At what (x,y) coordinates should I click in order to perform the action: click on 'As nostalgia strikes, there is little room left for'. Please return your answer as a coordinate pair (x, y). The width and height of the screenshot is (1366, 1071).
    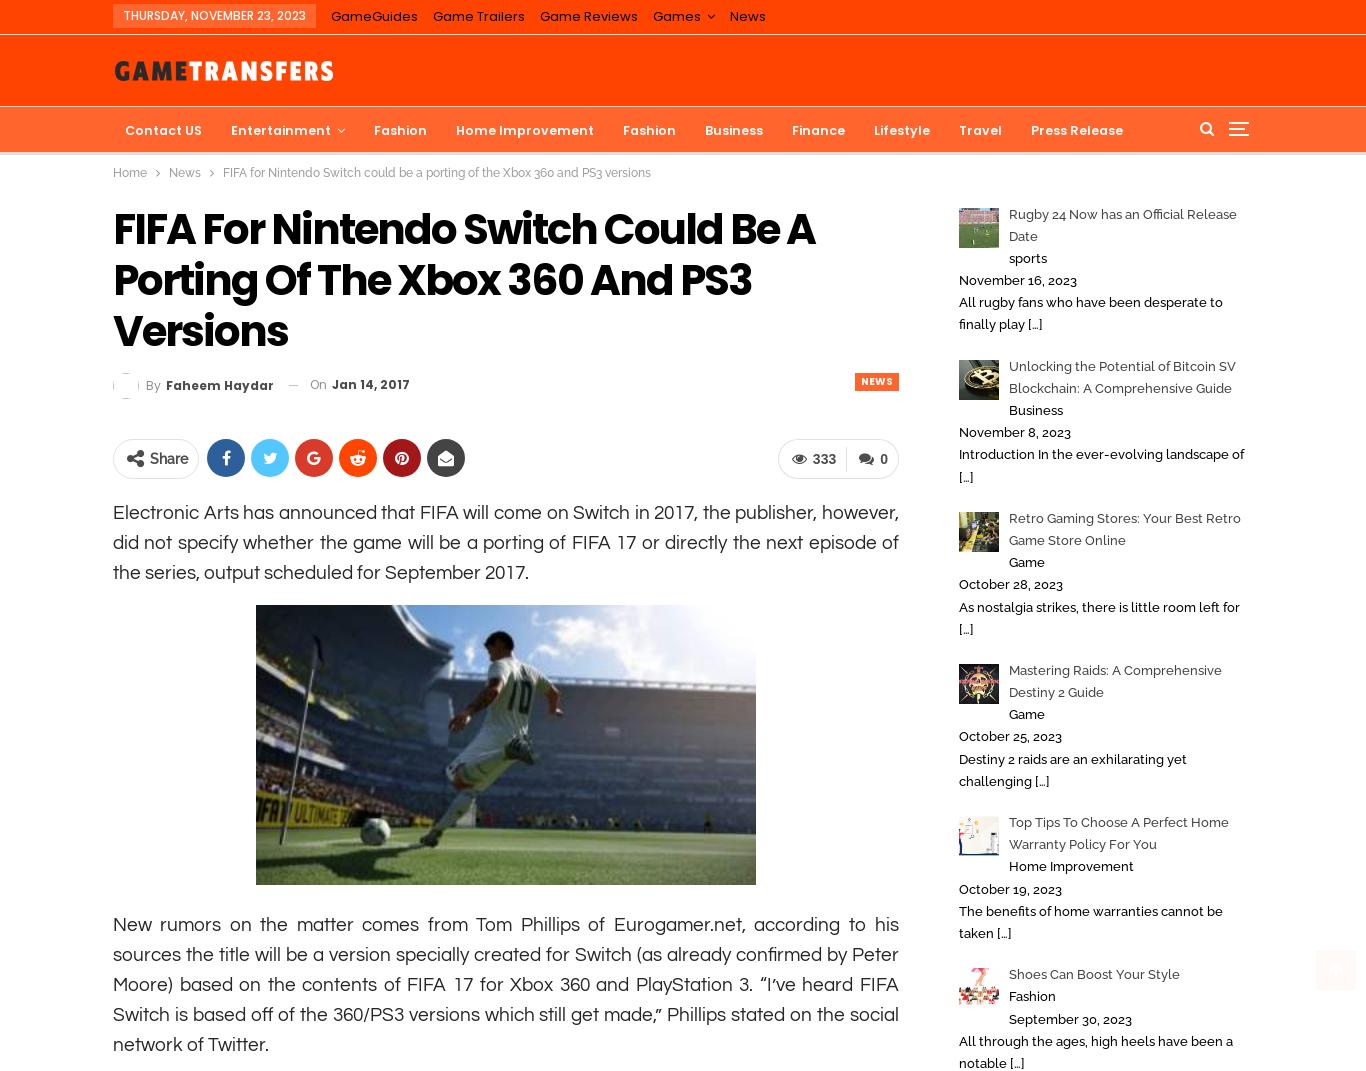
    Looking at the image, I should click on (1098, 606).